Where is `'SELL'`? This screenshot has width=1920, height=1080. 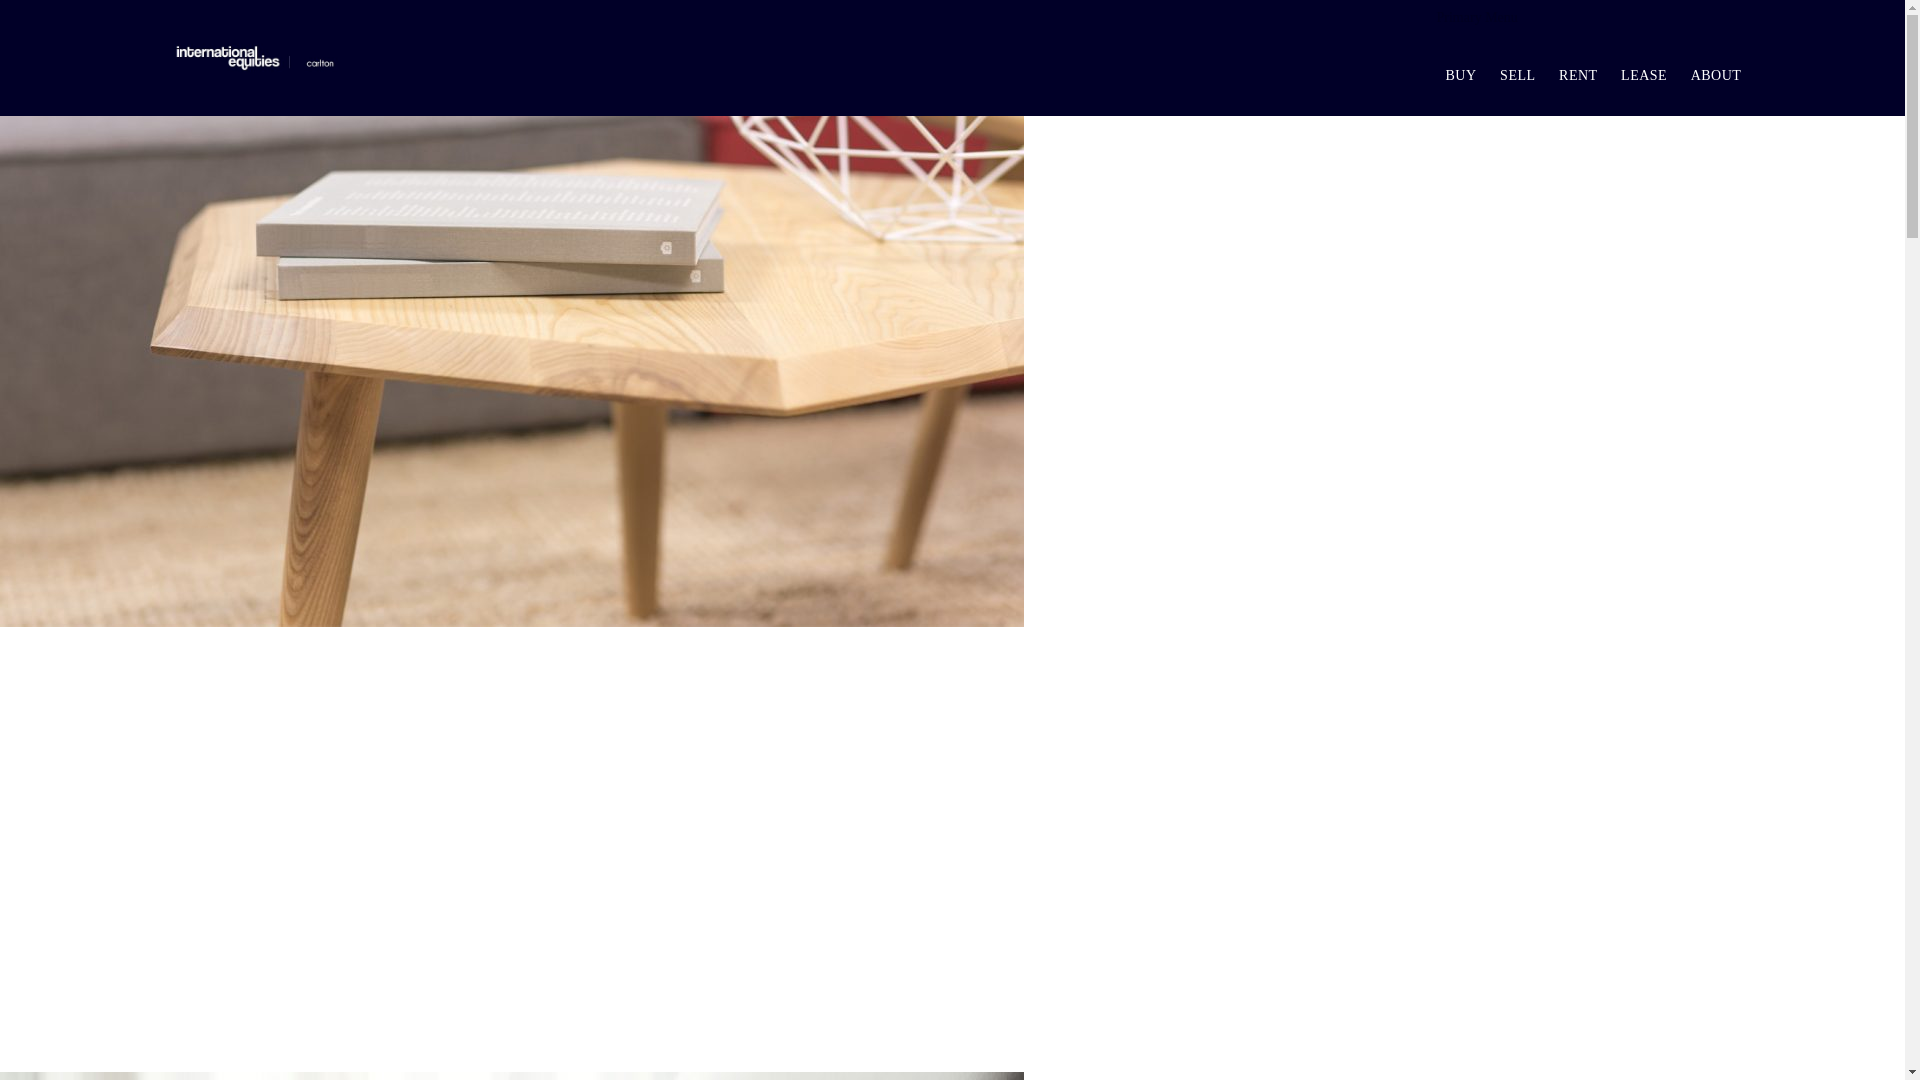
'SELL' is located at coordinates (1489, 75).